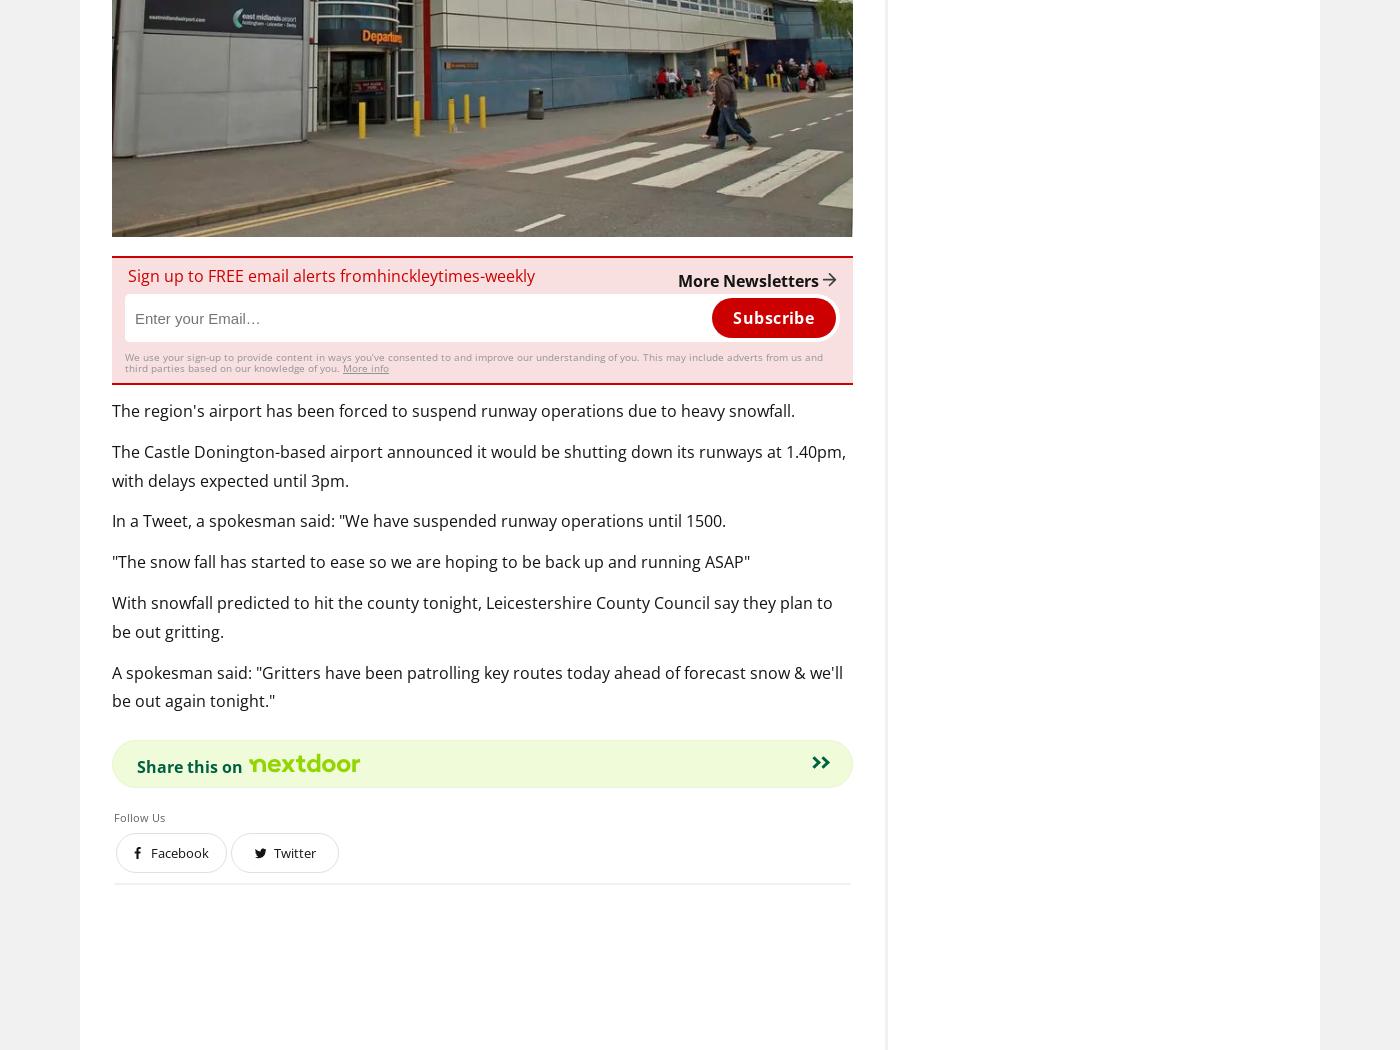 This screenshot has height=1050, width=1400. Describe the element at coordinates (112, 686) in the screenshot. I see `'A spokesman said: "Gritters have been patrolling key routes today ahead of forecast snow & we'll be out again tonight."'` at that location.